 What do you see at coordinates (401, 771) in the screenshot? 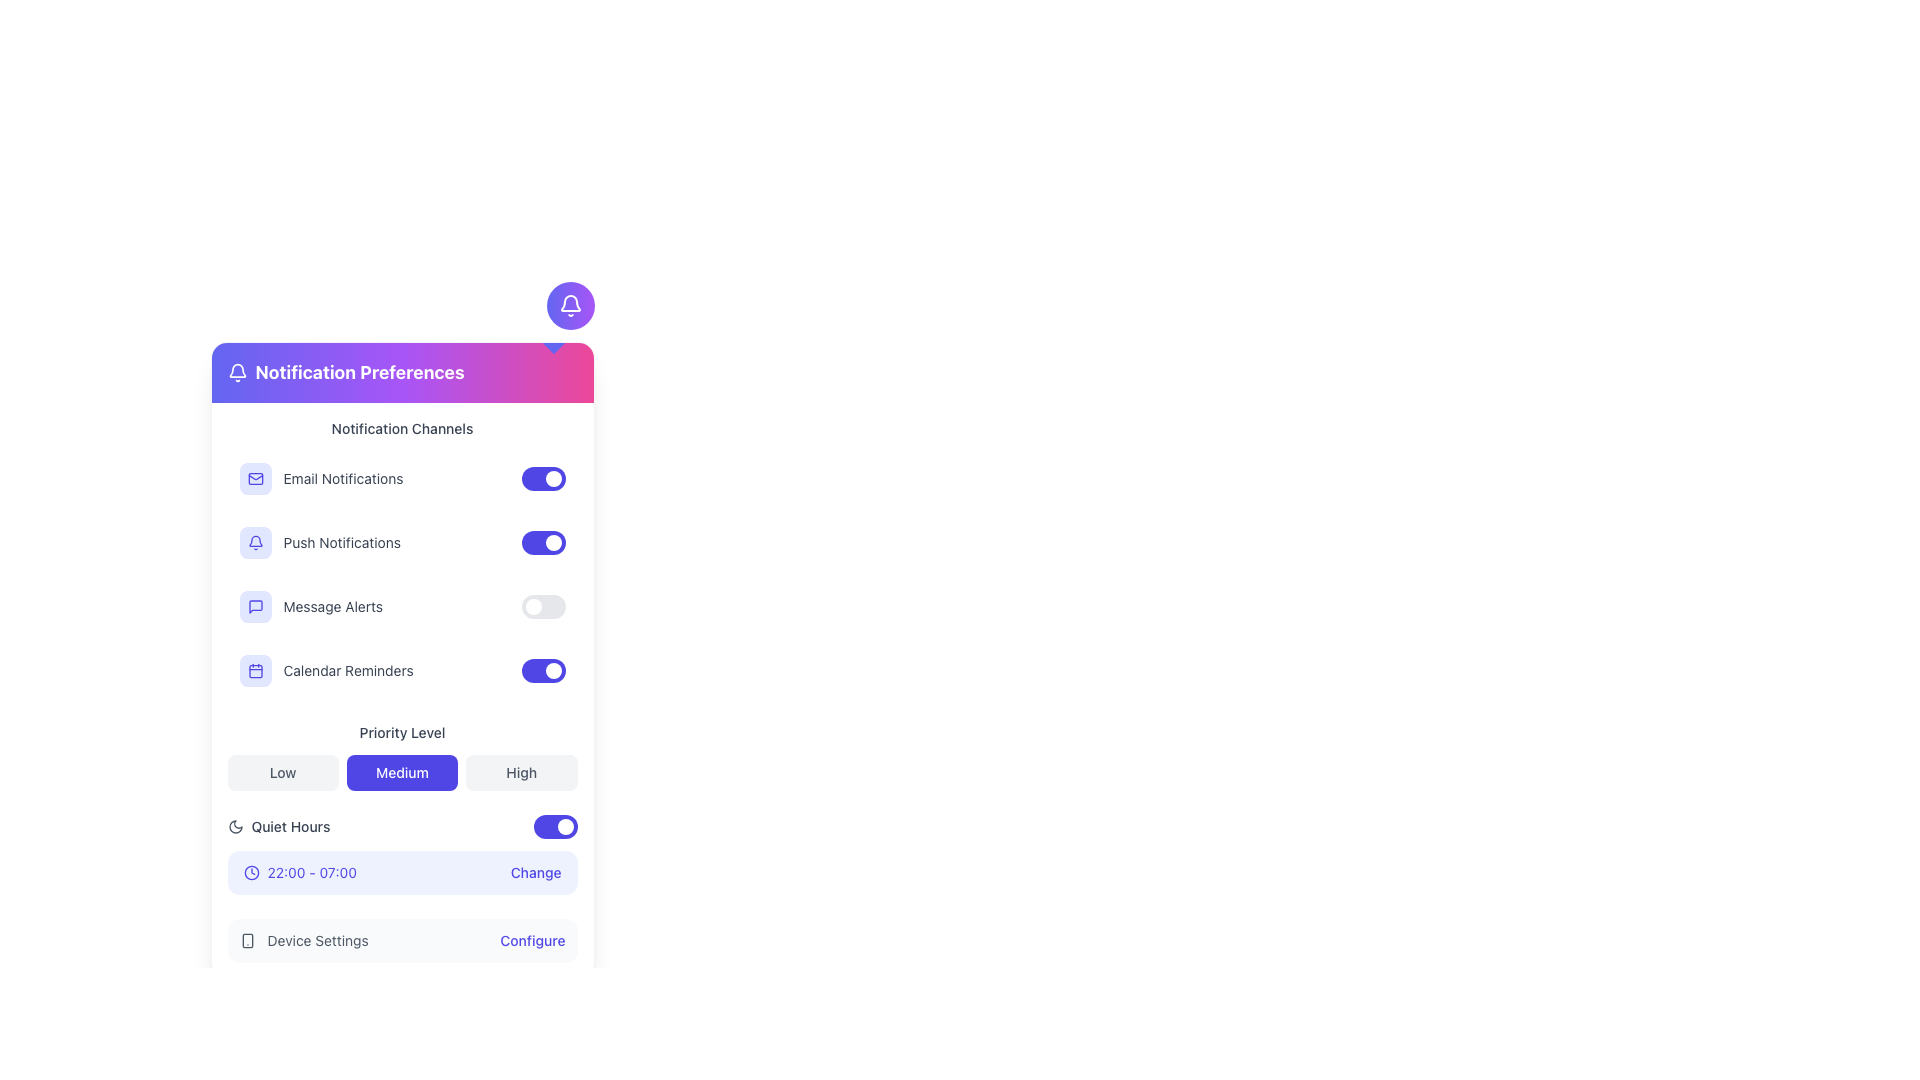
I see `the 'Medium' priority level button, which is a rectangular button with rounded corners, solid indigo background, and white text centered on it` at bounding box center [401, 771].